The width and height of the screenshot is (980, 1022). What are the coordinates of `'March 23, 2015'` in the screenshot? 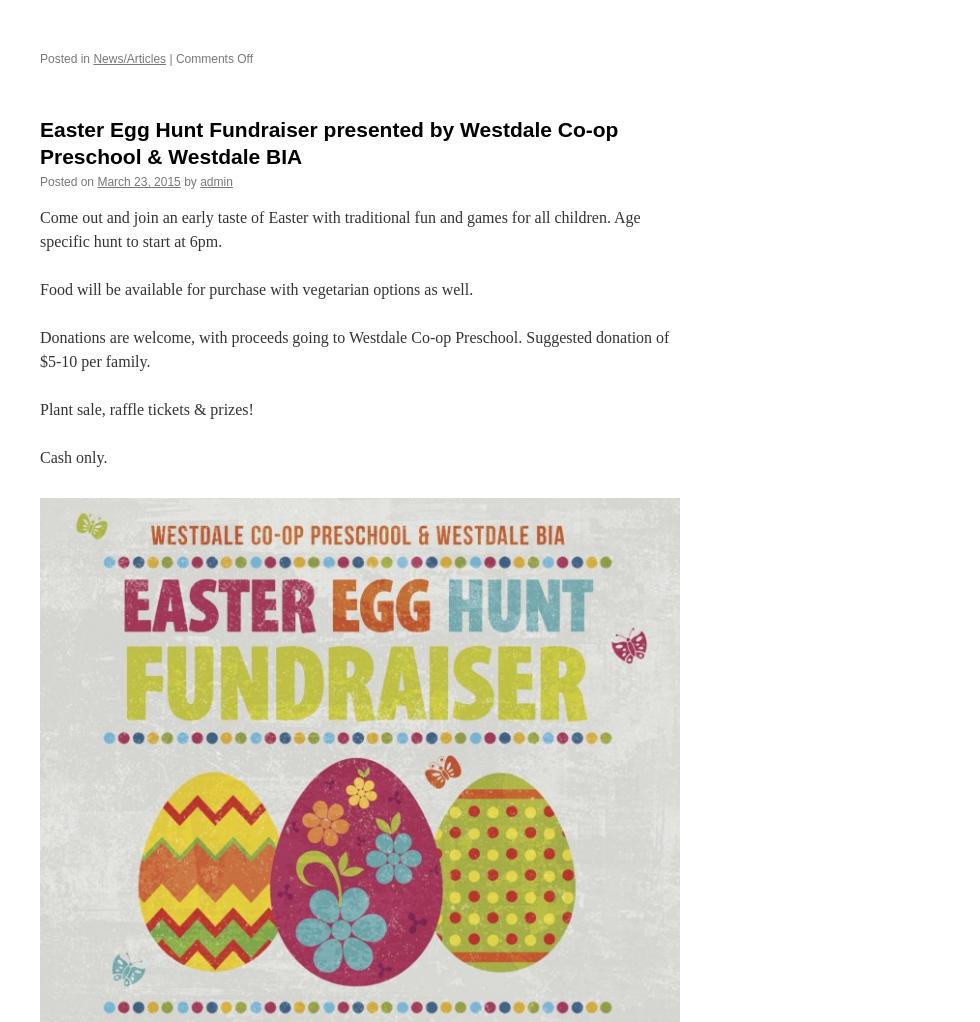 It's located at (138, 181).